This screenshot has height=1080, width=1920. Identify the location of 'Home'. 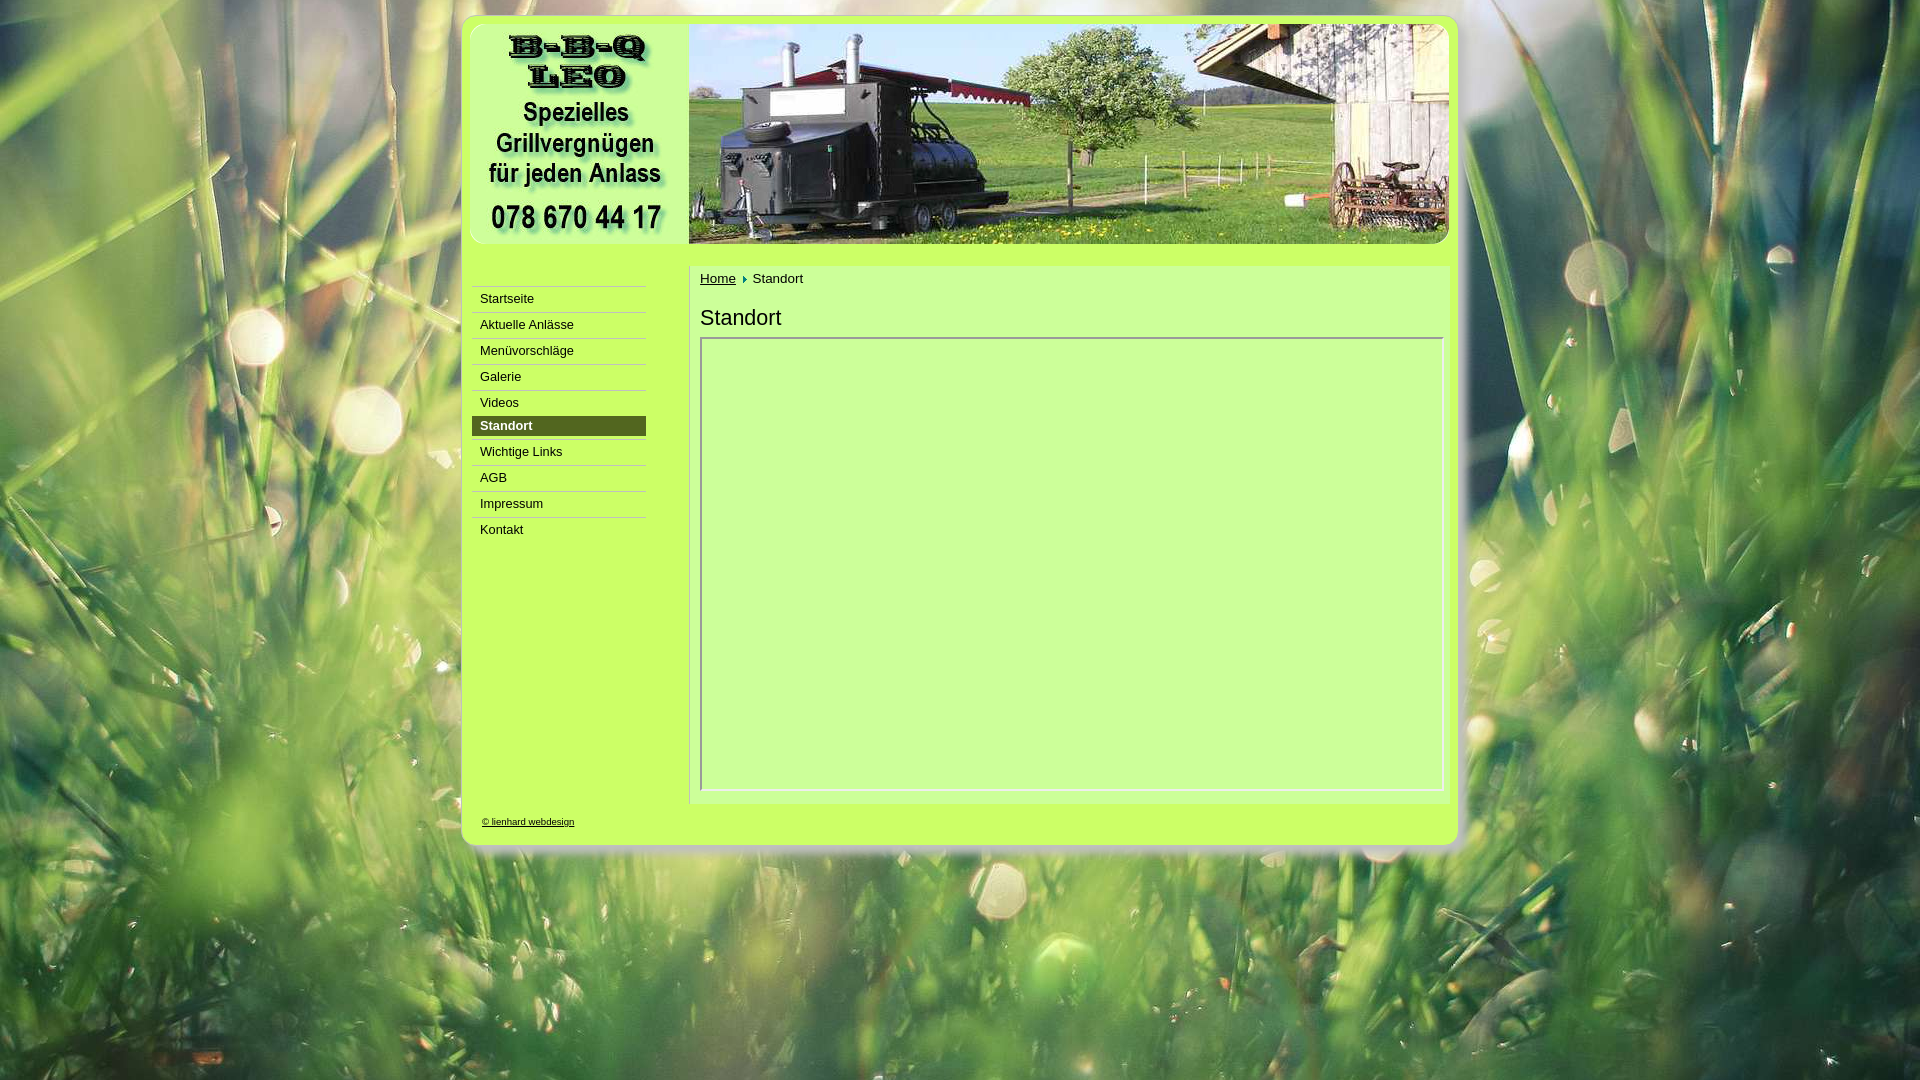
(700, 278).